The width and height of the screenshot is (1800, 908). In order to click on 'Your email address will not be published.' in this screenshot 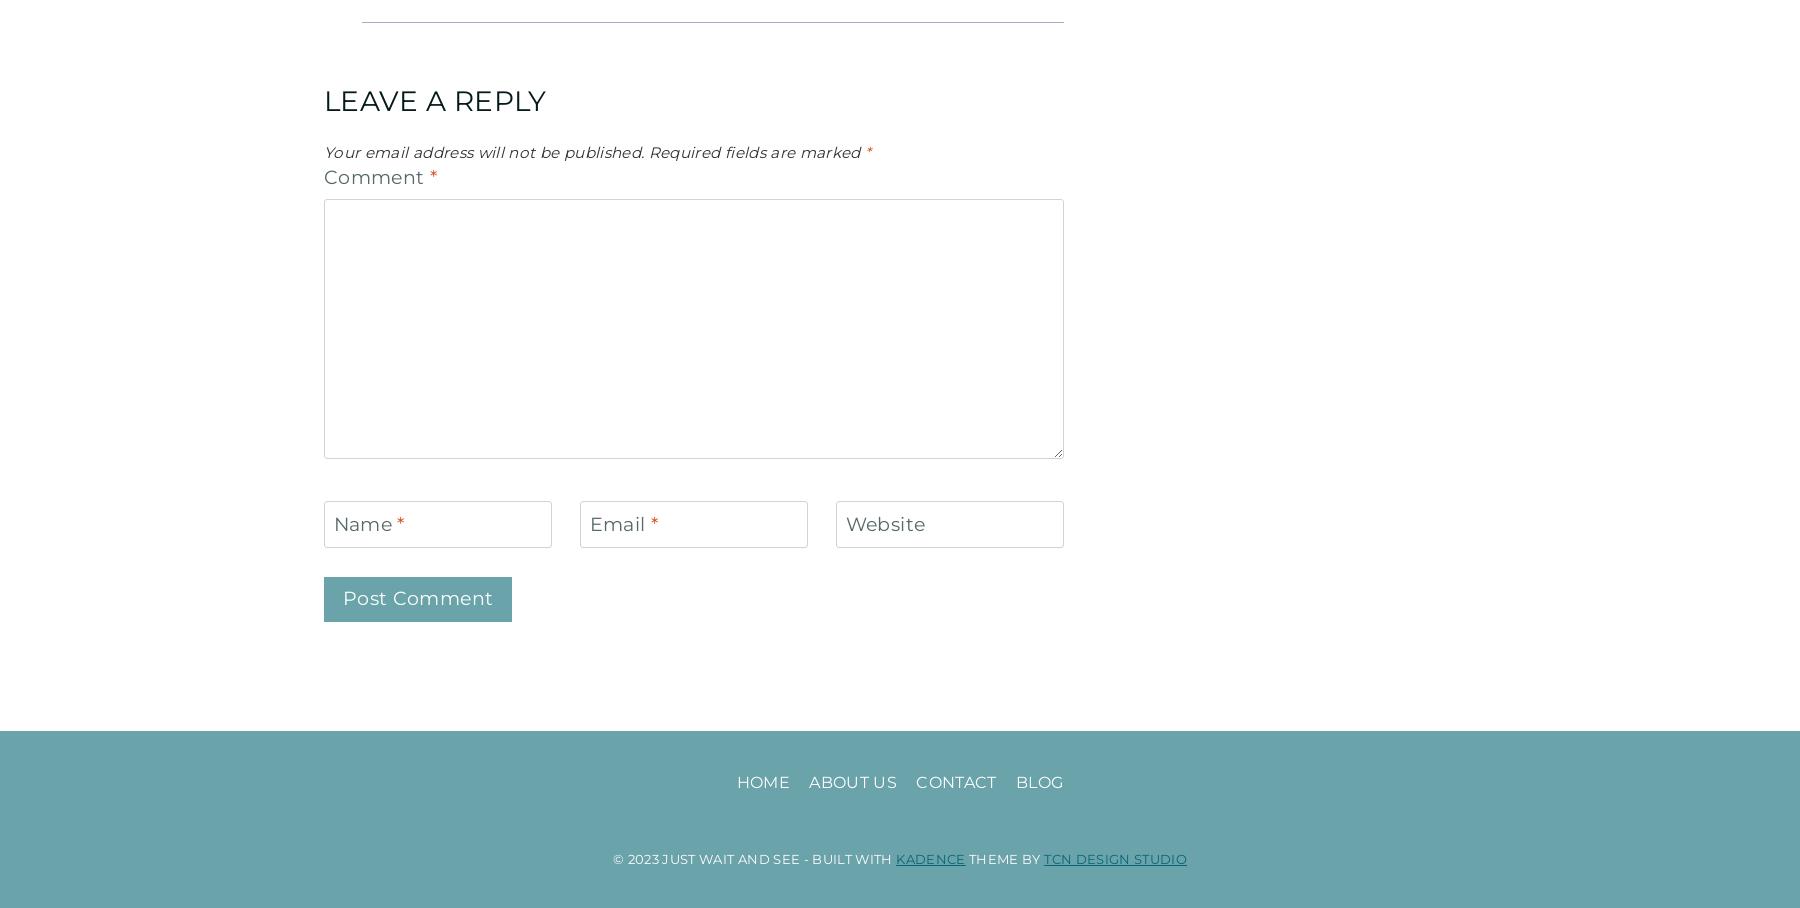, I will do `click(483, 151)`.